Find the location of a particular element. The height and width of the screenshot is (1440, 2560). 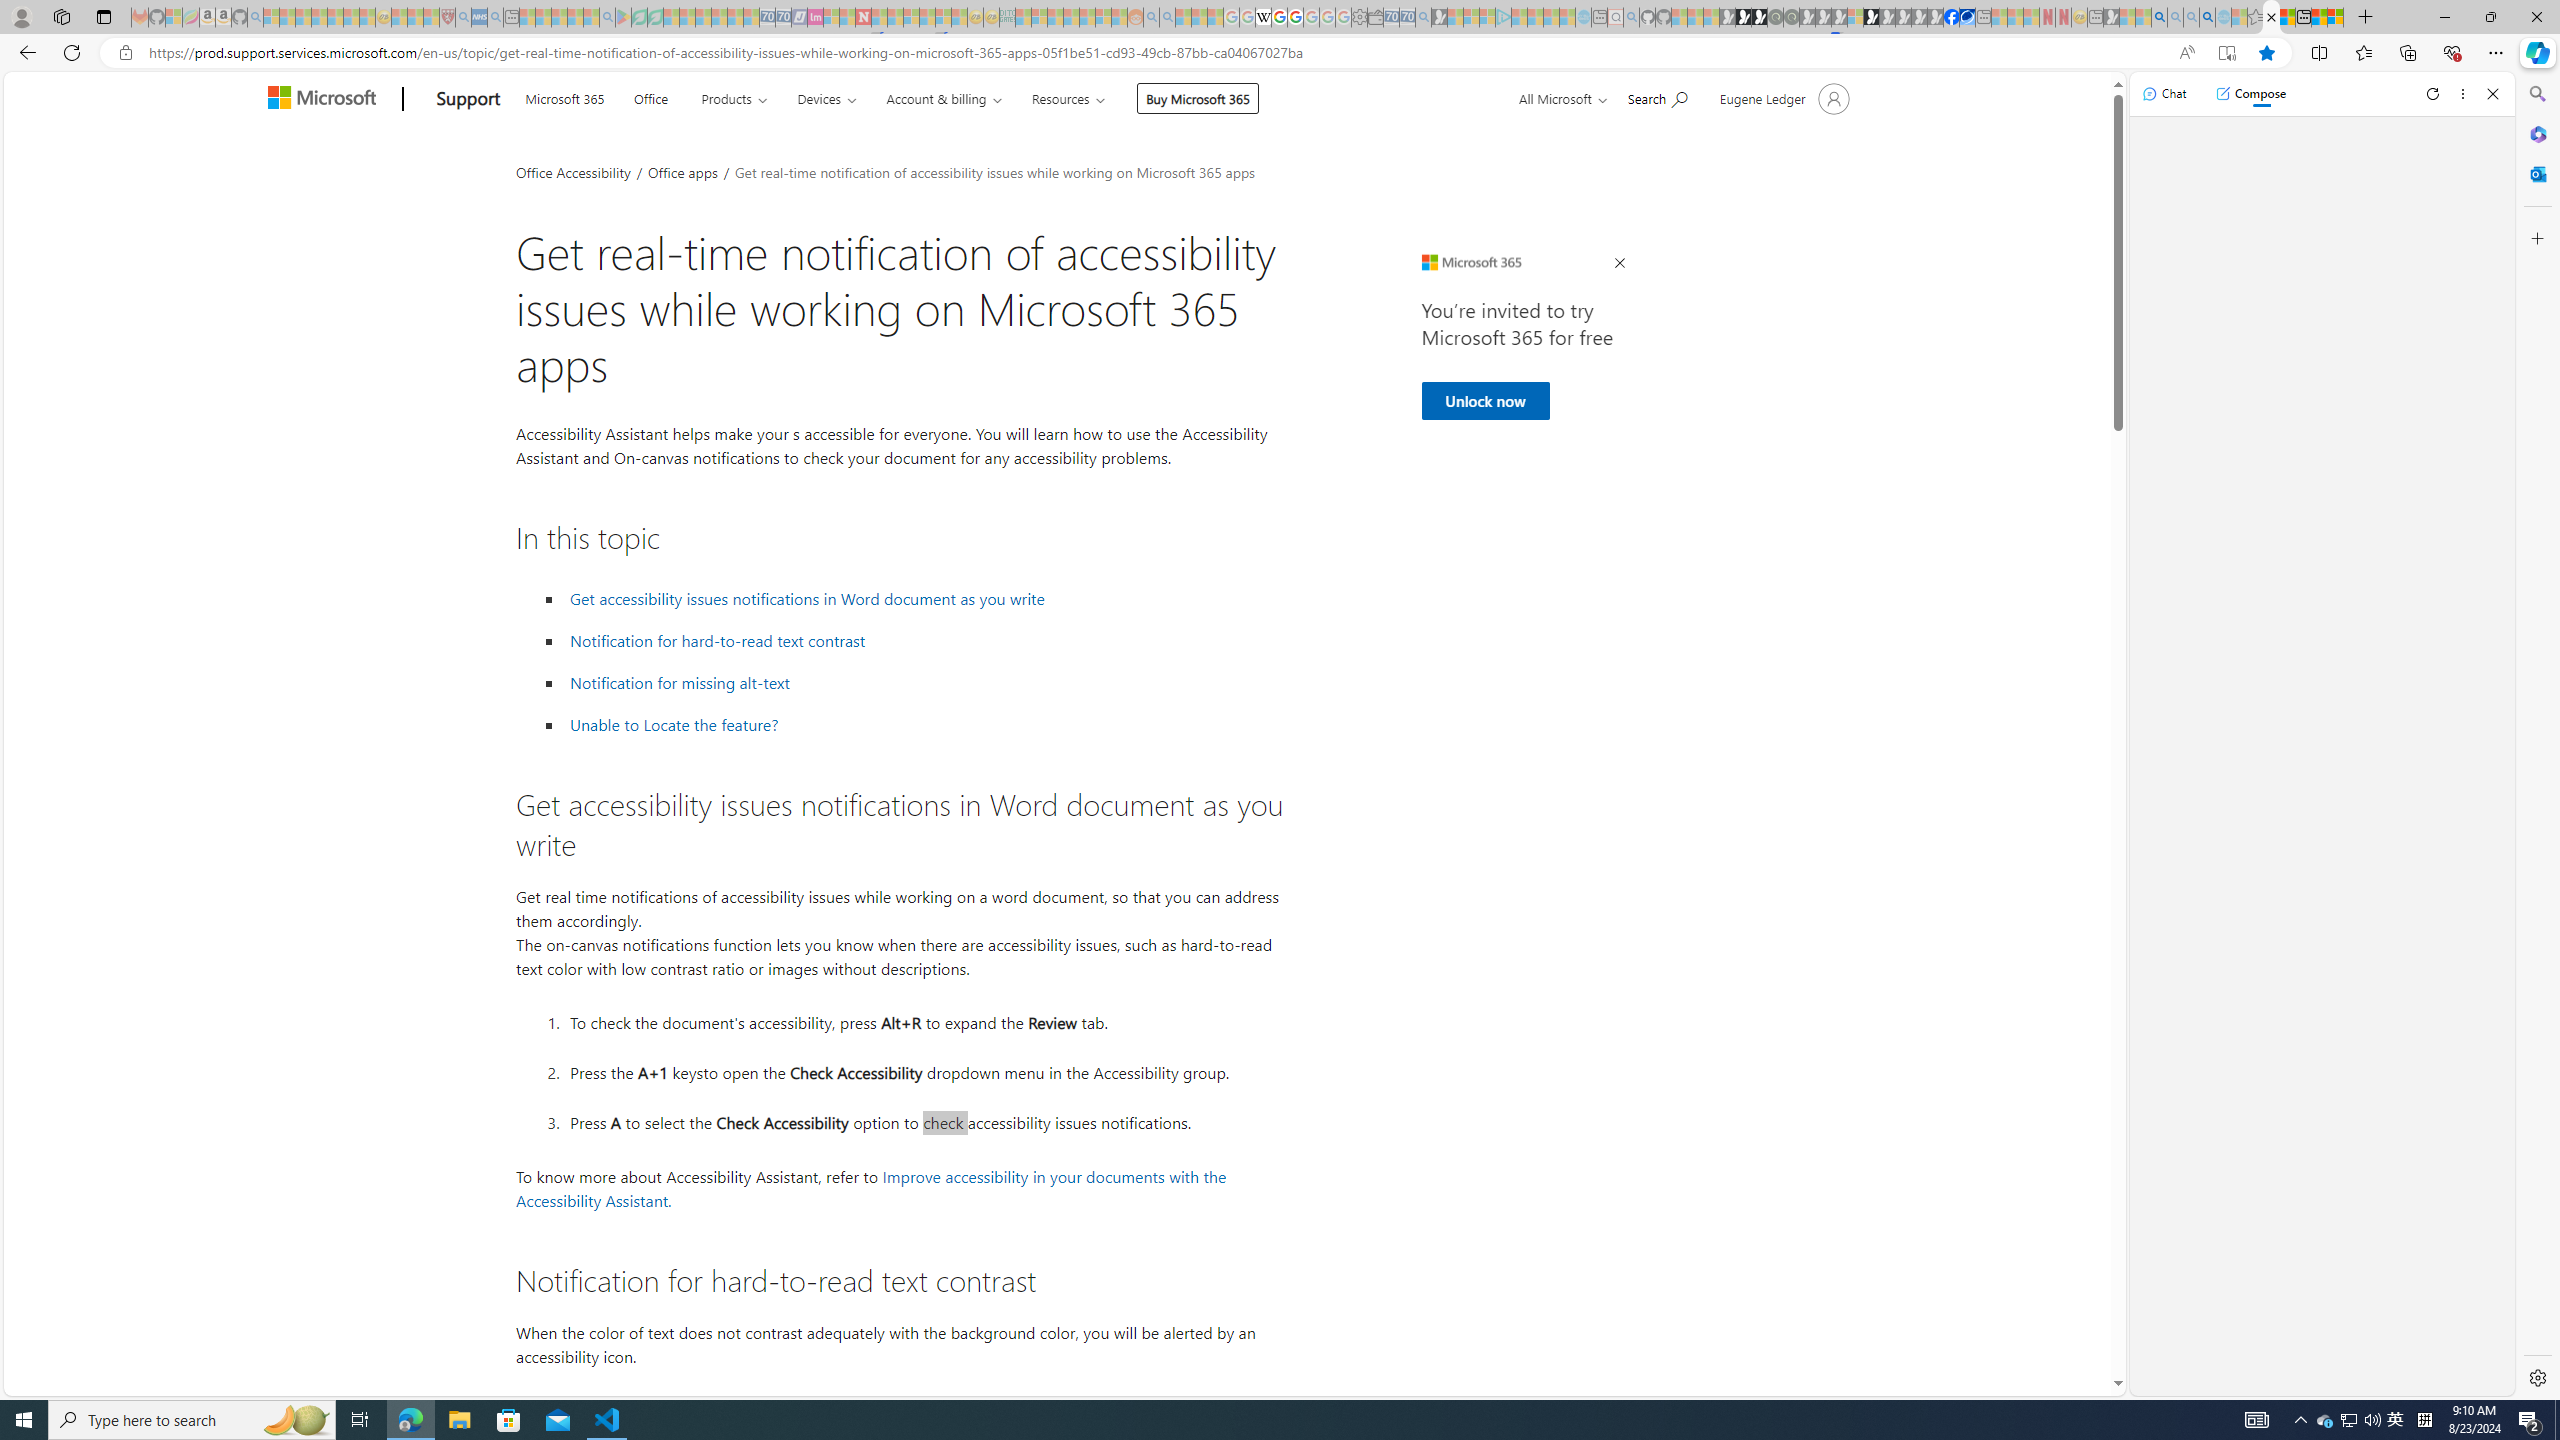

'AirNow.gov' is located at coordinates (1966, 16).